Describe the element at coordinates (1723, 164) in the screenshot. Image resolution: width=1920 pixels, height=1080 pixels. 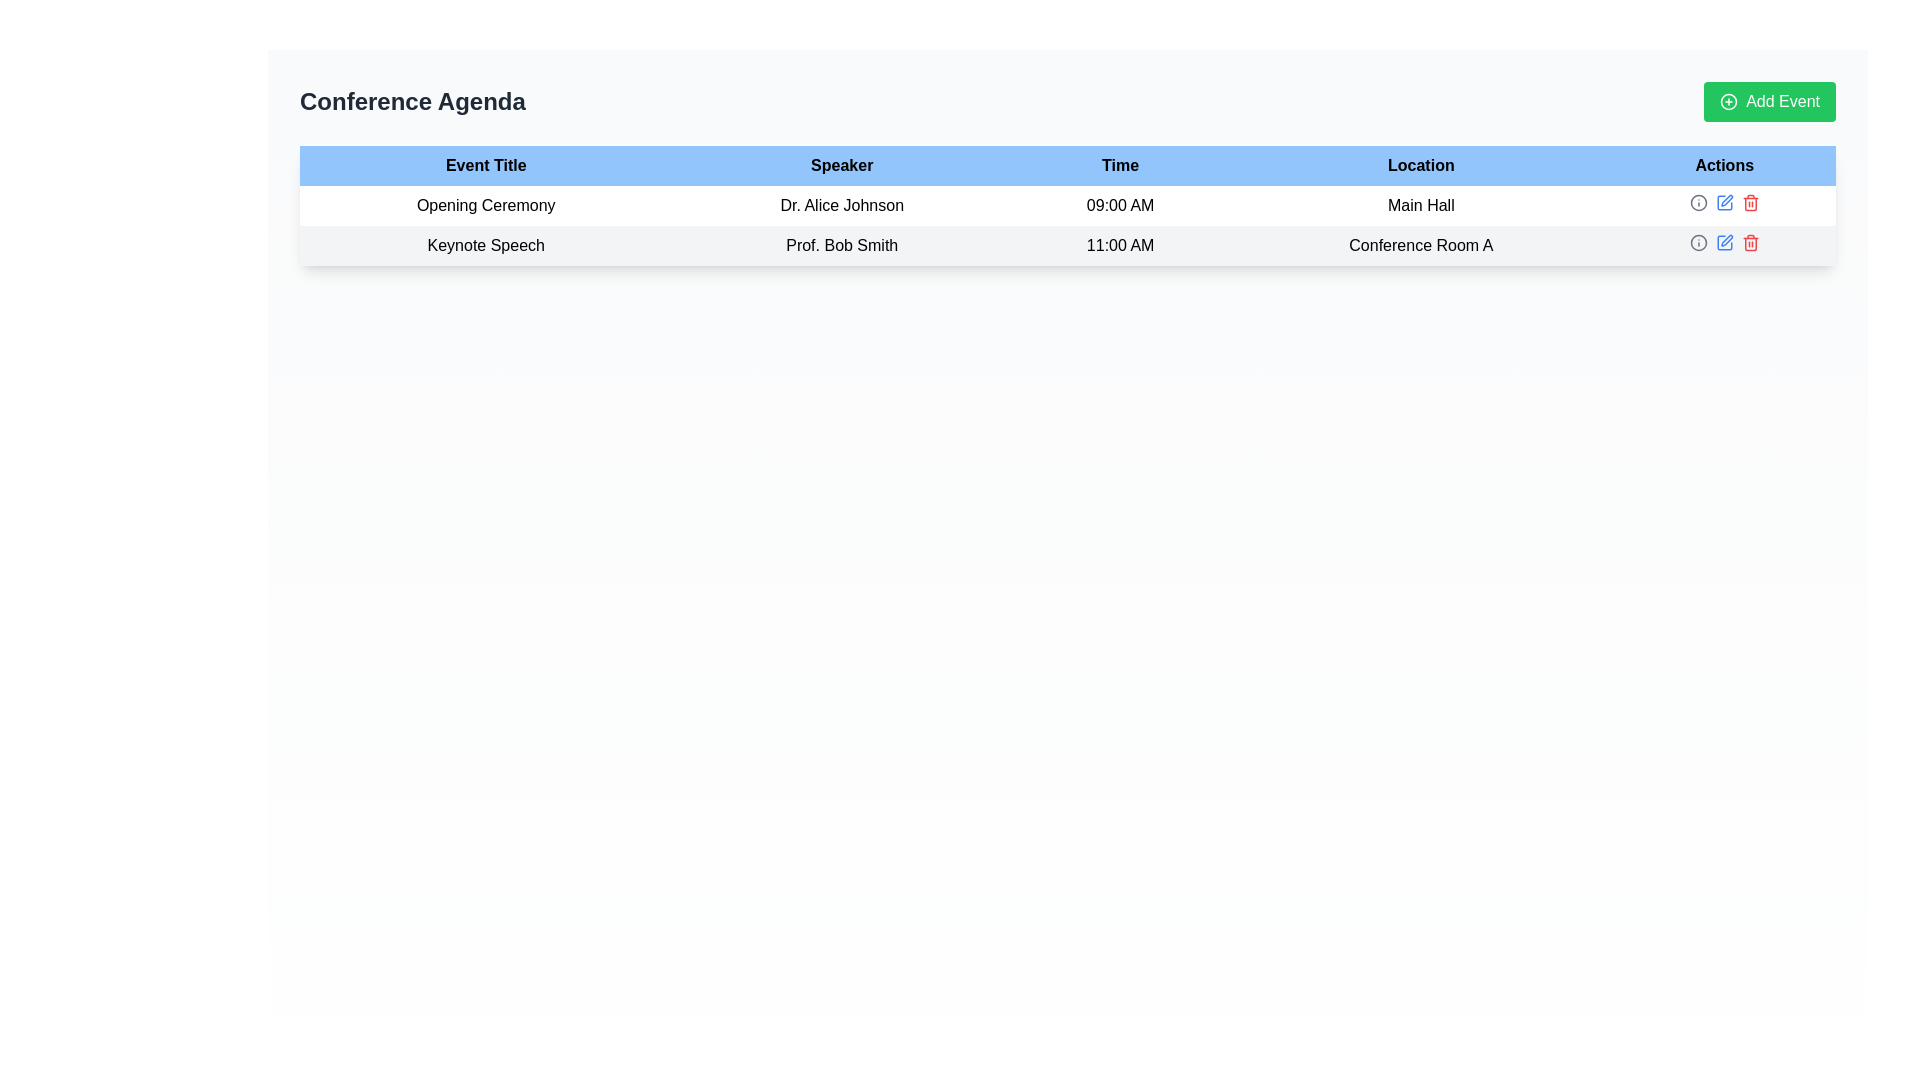
I see `the 'Actions' column header in the table, which is the last header aligned to the right of the 'Location' header` at that location.